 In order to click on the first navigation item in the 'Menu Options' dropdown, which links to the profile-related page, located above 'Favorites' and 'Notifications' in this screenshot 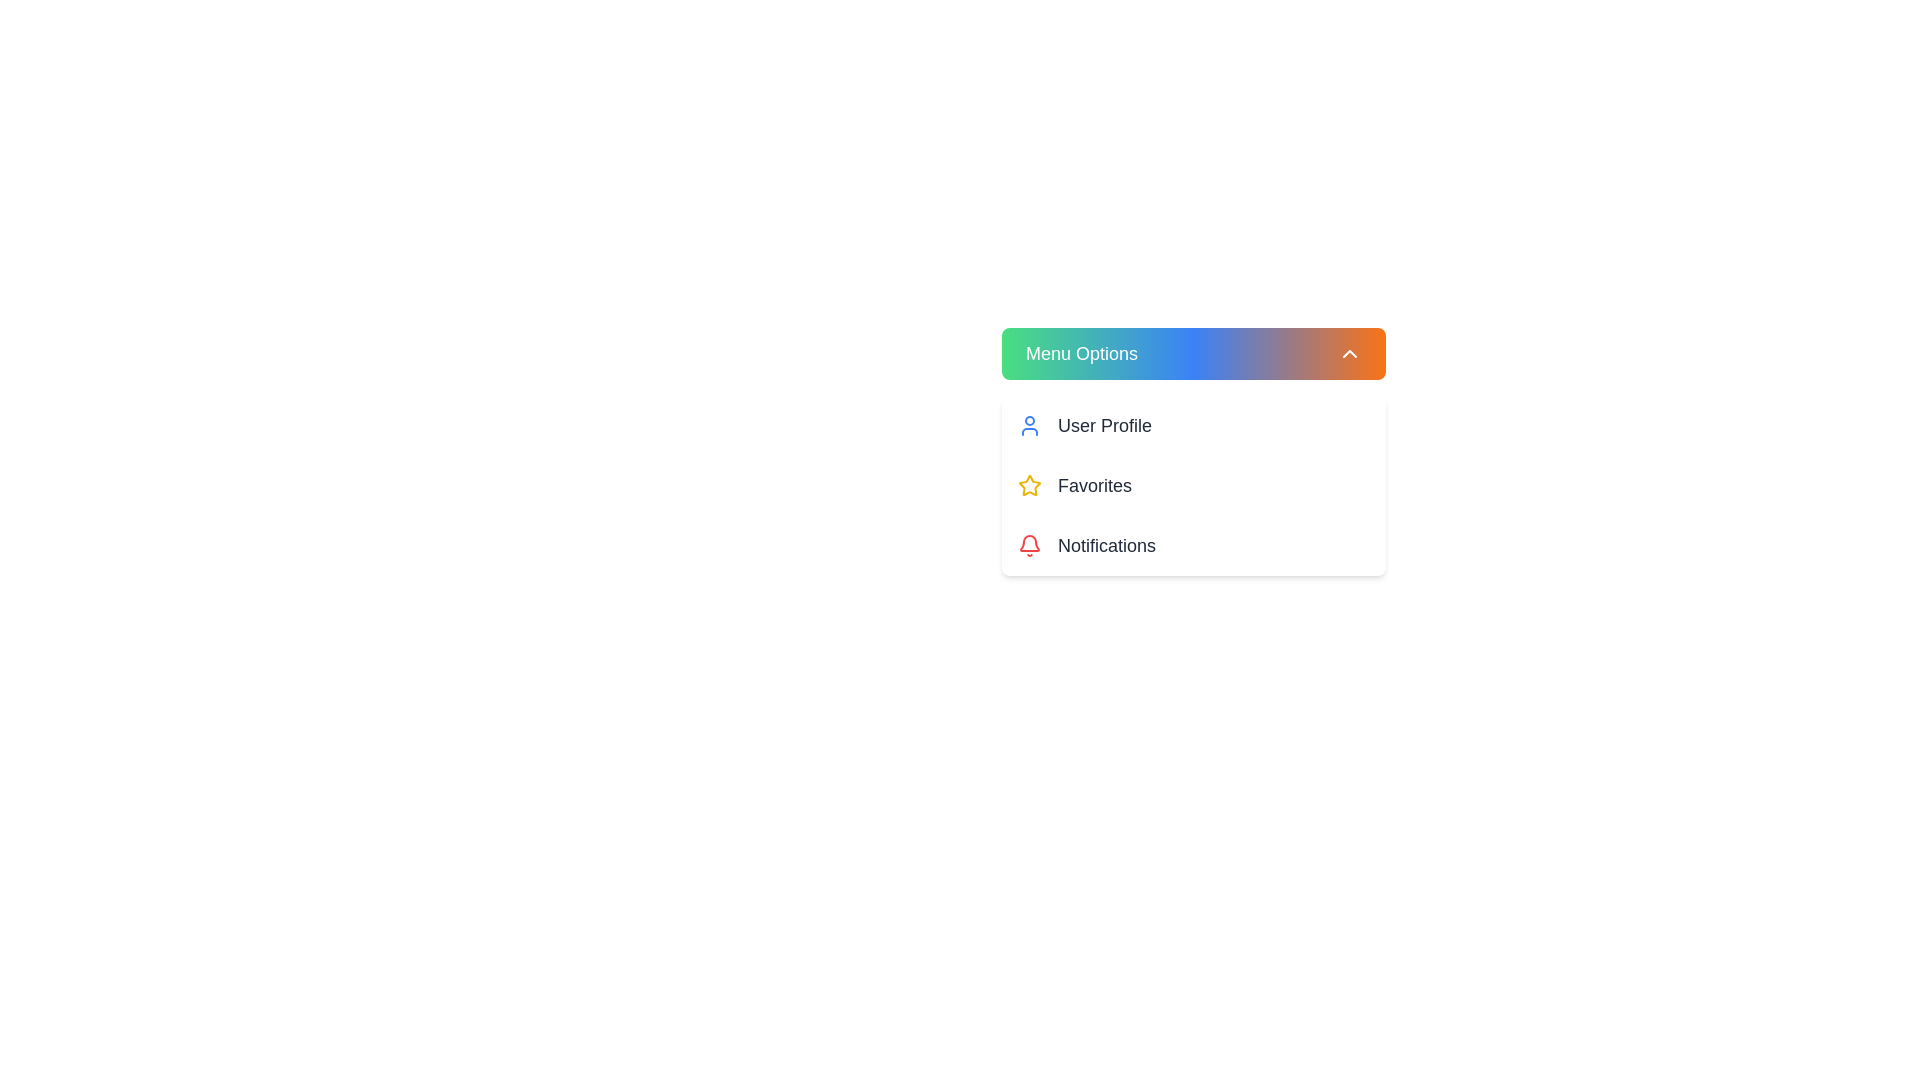, I will do `click(1194, 424)`.